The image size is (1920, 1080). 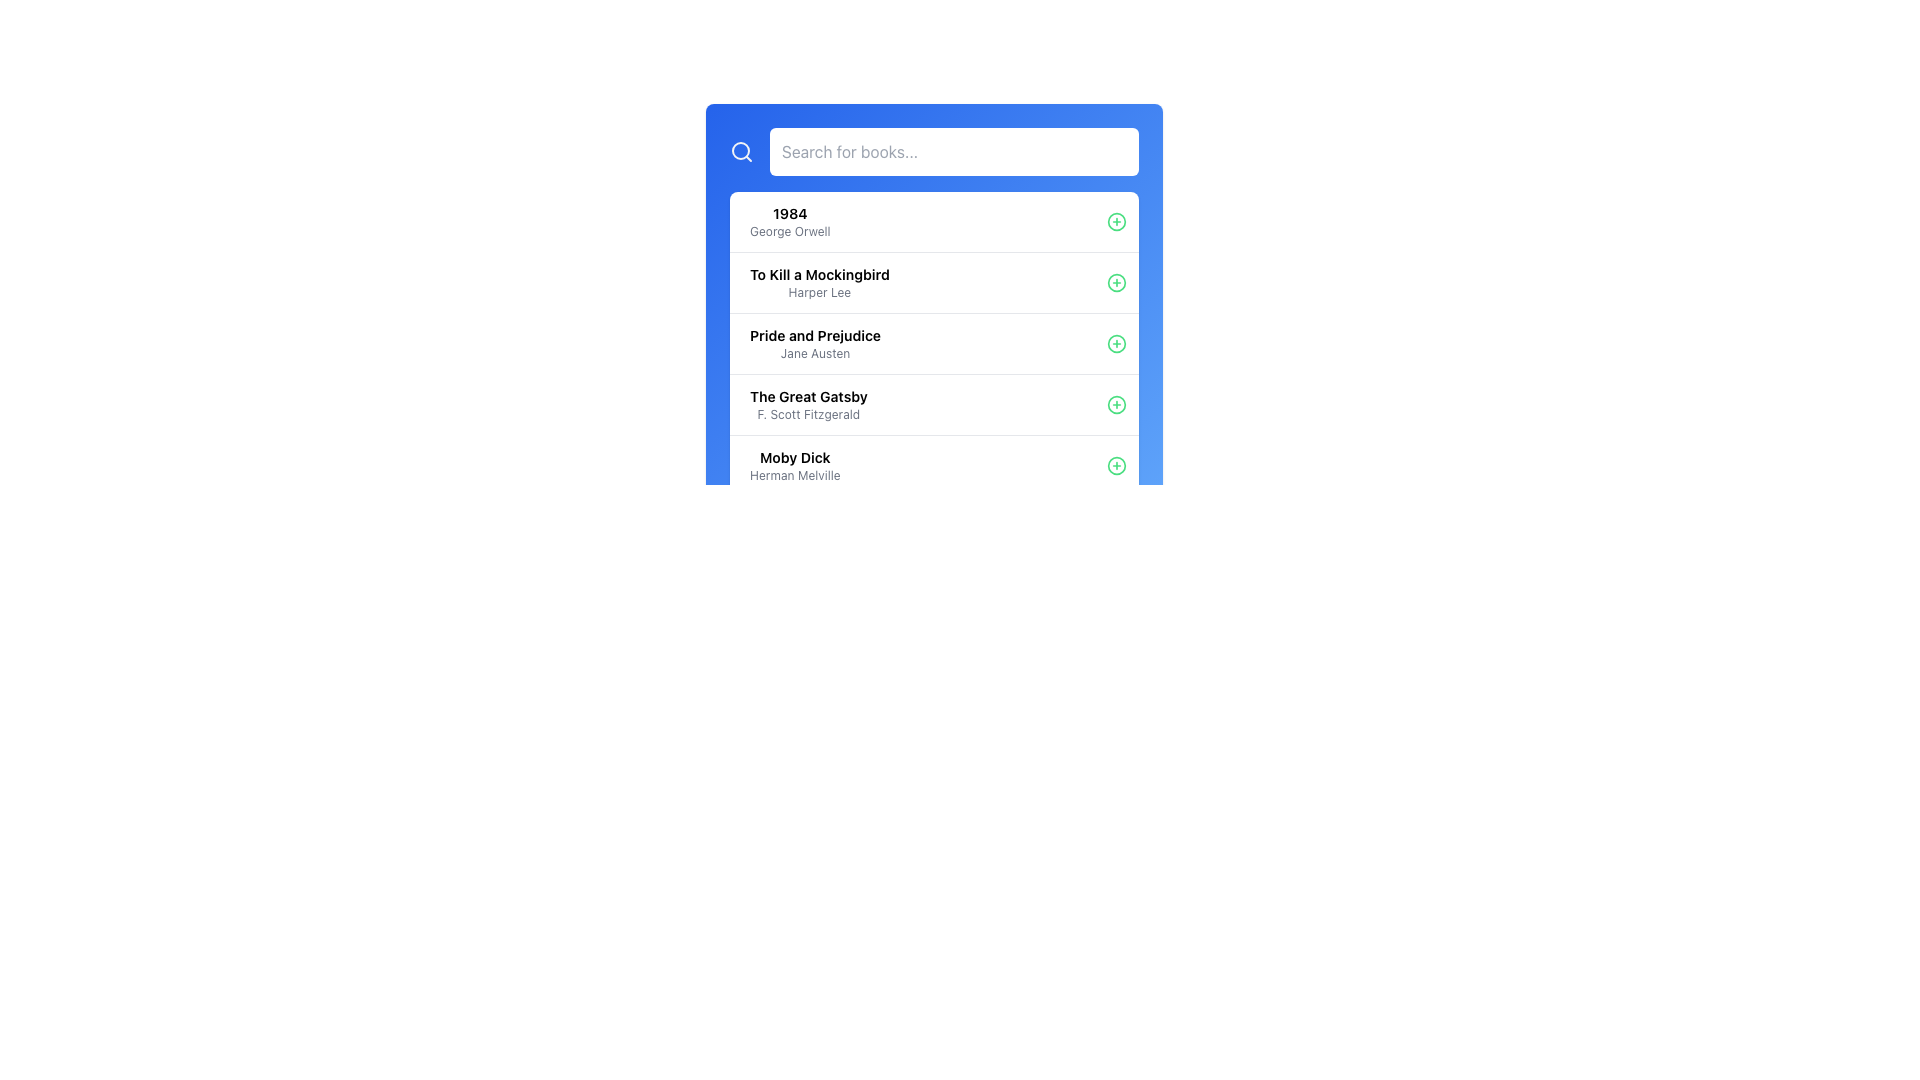 I want to click on the interactive button on the right edge of the '1984 - George Orwell' item in the list, so click(x=1116, y=222).